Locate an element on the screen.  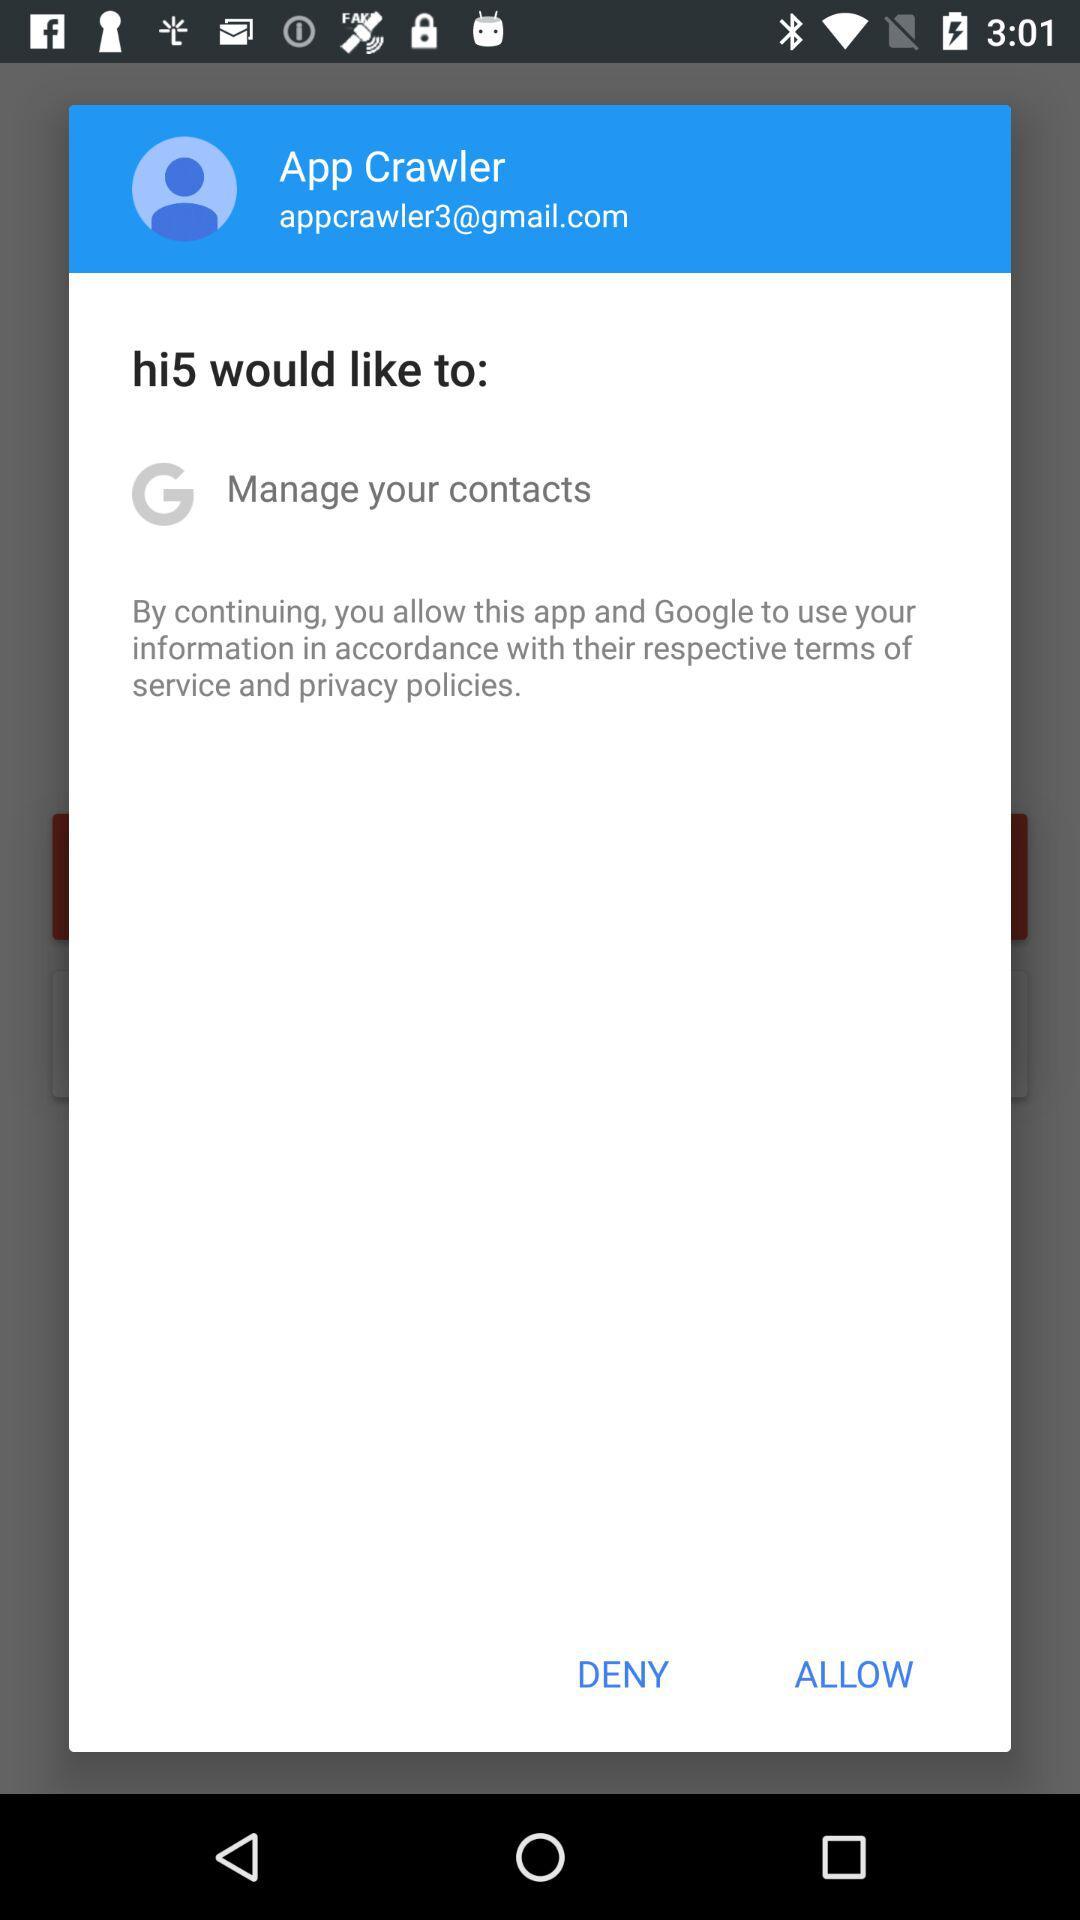
the appcrawler3@gmail.com app is located at coordinates (454, 214).